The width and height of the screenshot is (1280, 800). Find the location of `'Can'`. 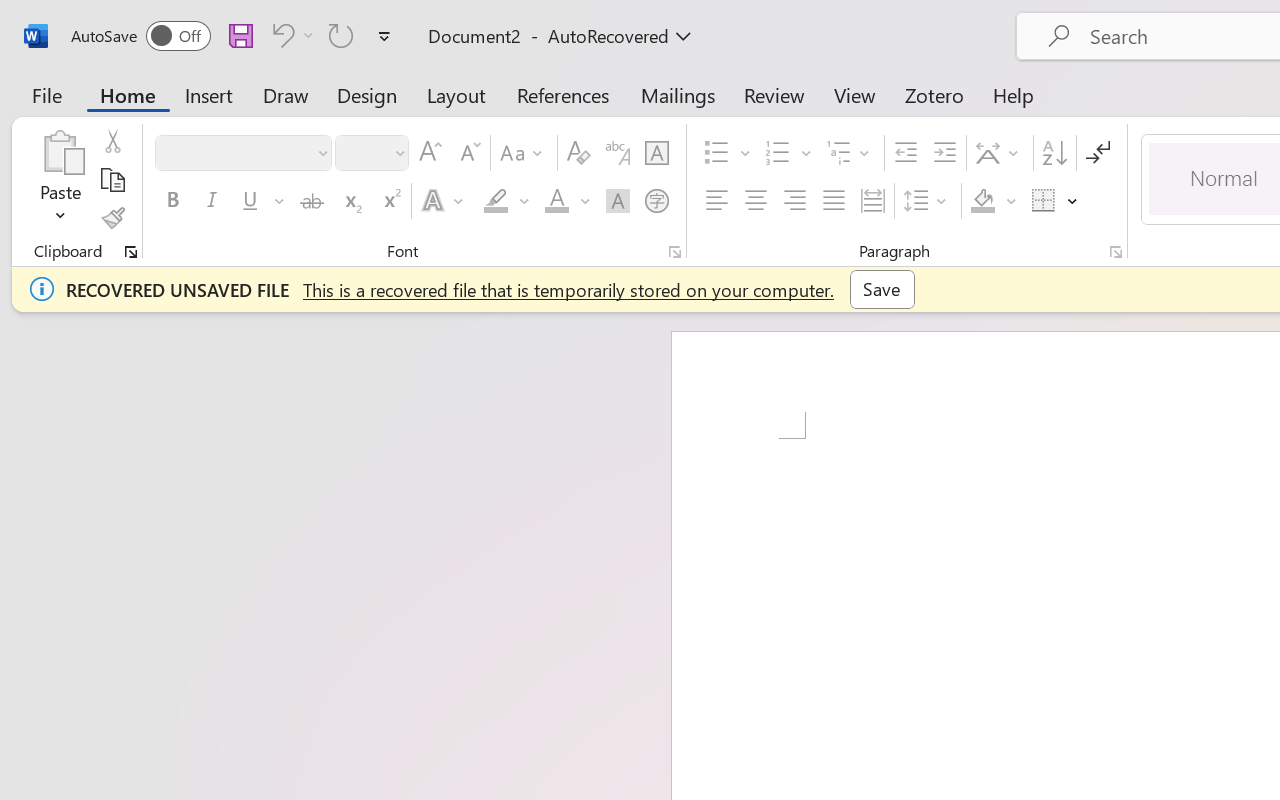

'Can' is located at coordinates (289, 34).